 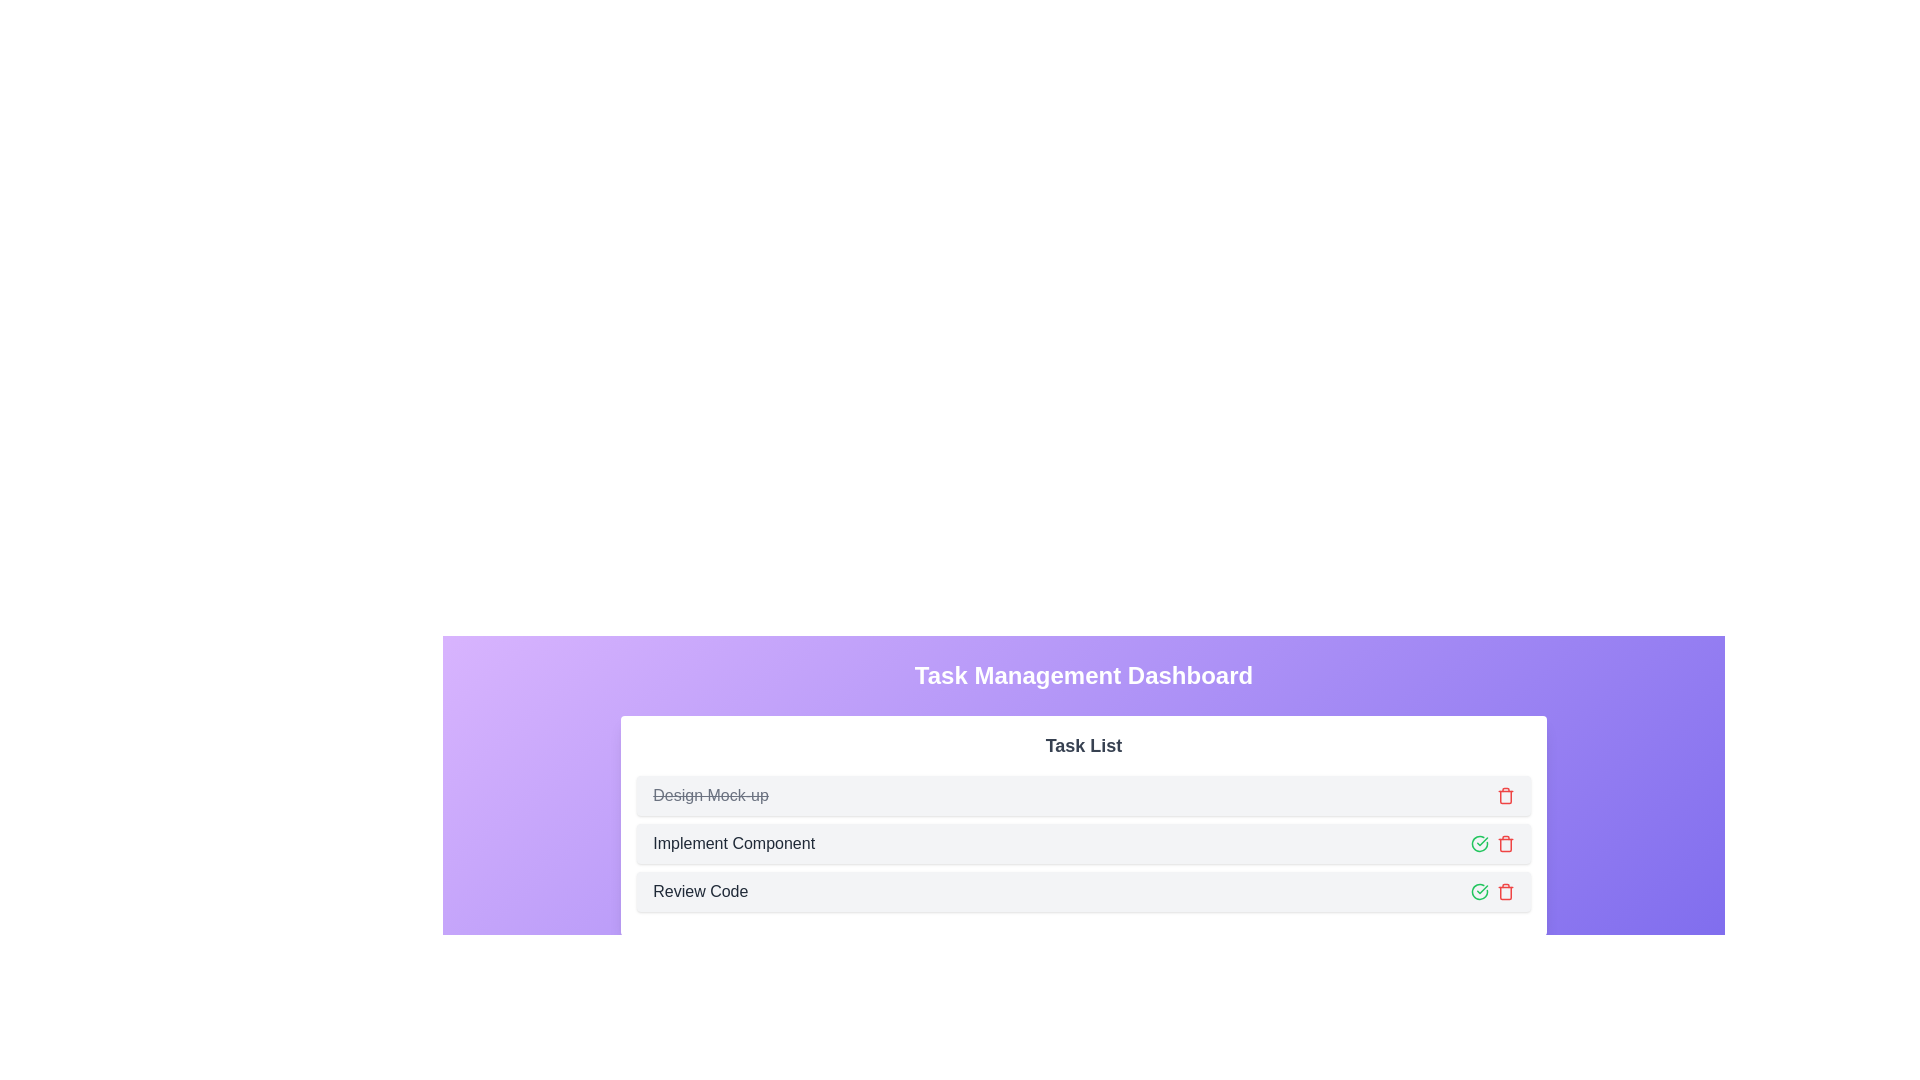 I want to click on the delete button located at the far-right corner of the 'Design Mock-up' list item, so click(x=1505, y=794).